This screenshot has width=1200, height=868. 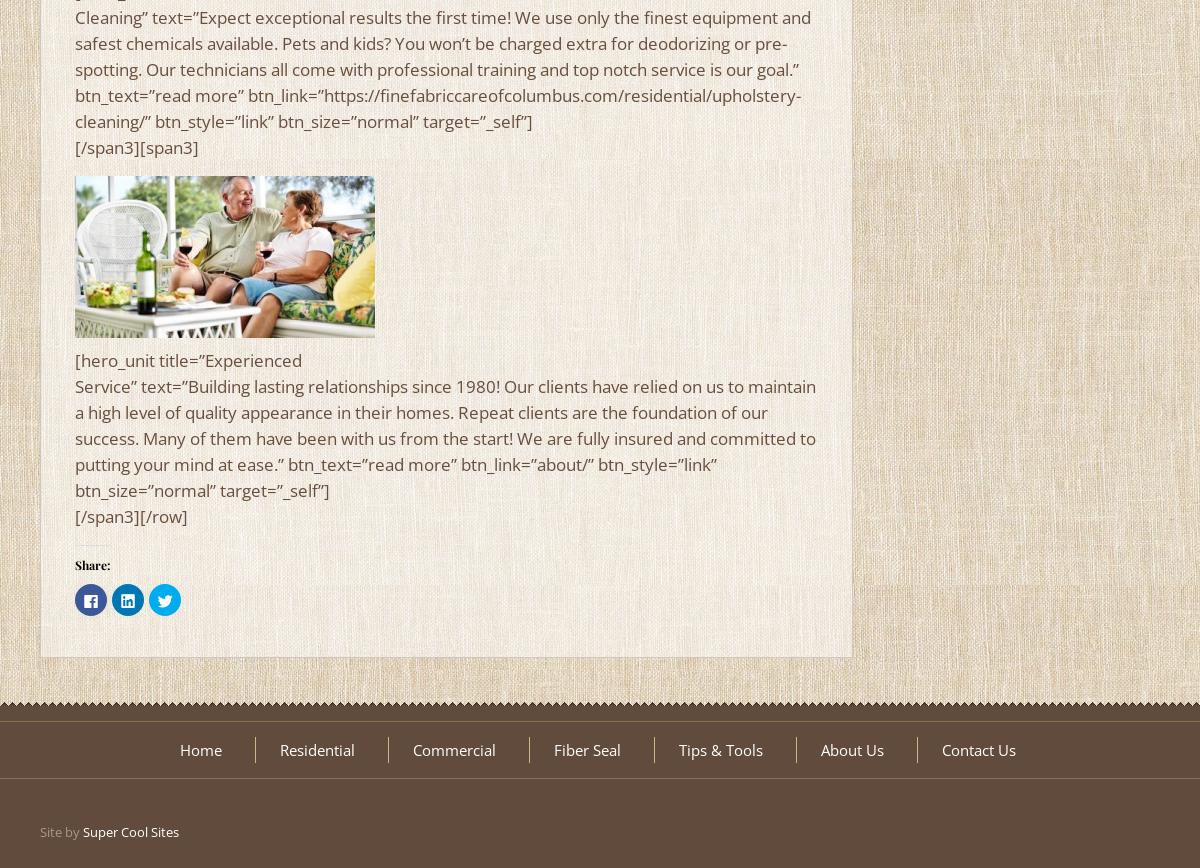 What do you see at coordinates (187, 360) in the screenshot?
I see `'[hero_unit title=”Experienced'` at bounding box center [187, 360].